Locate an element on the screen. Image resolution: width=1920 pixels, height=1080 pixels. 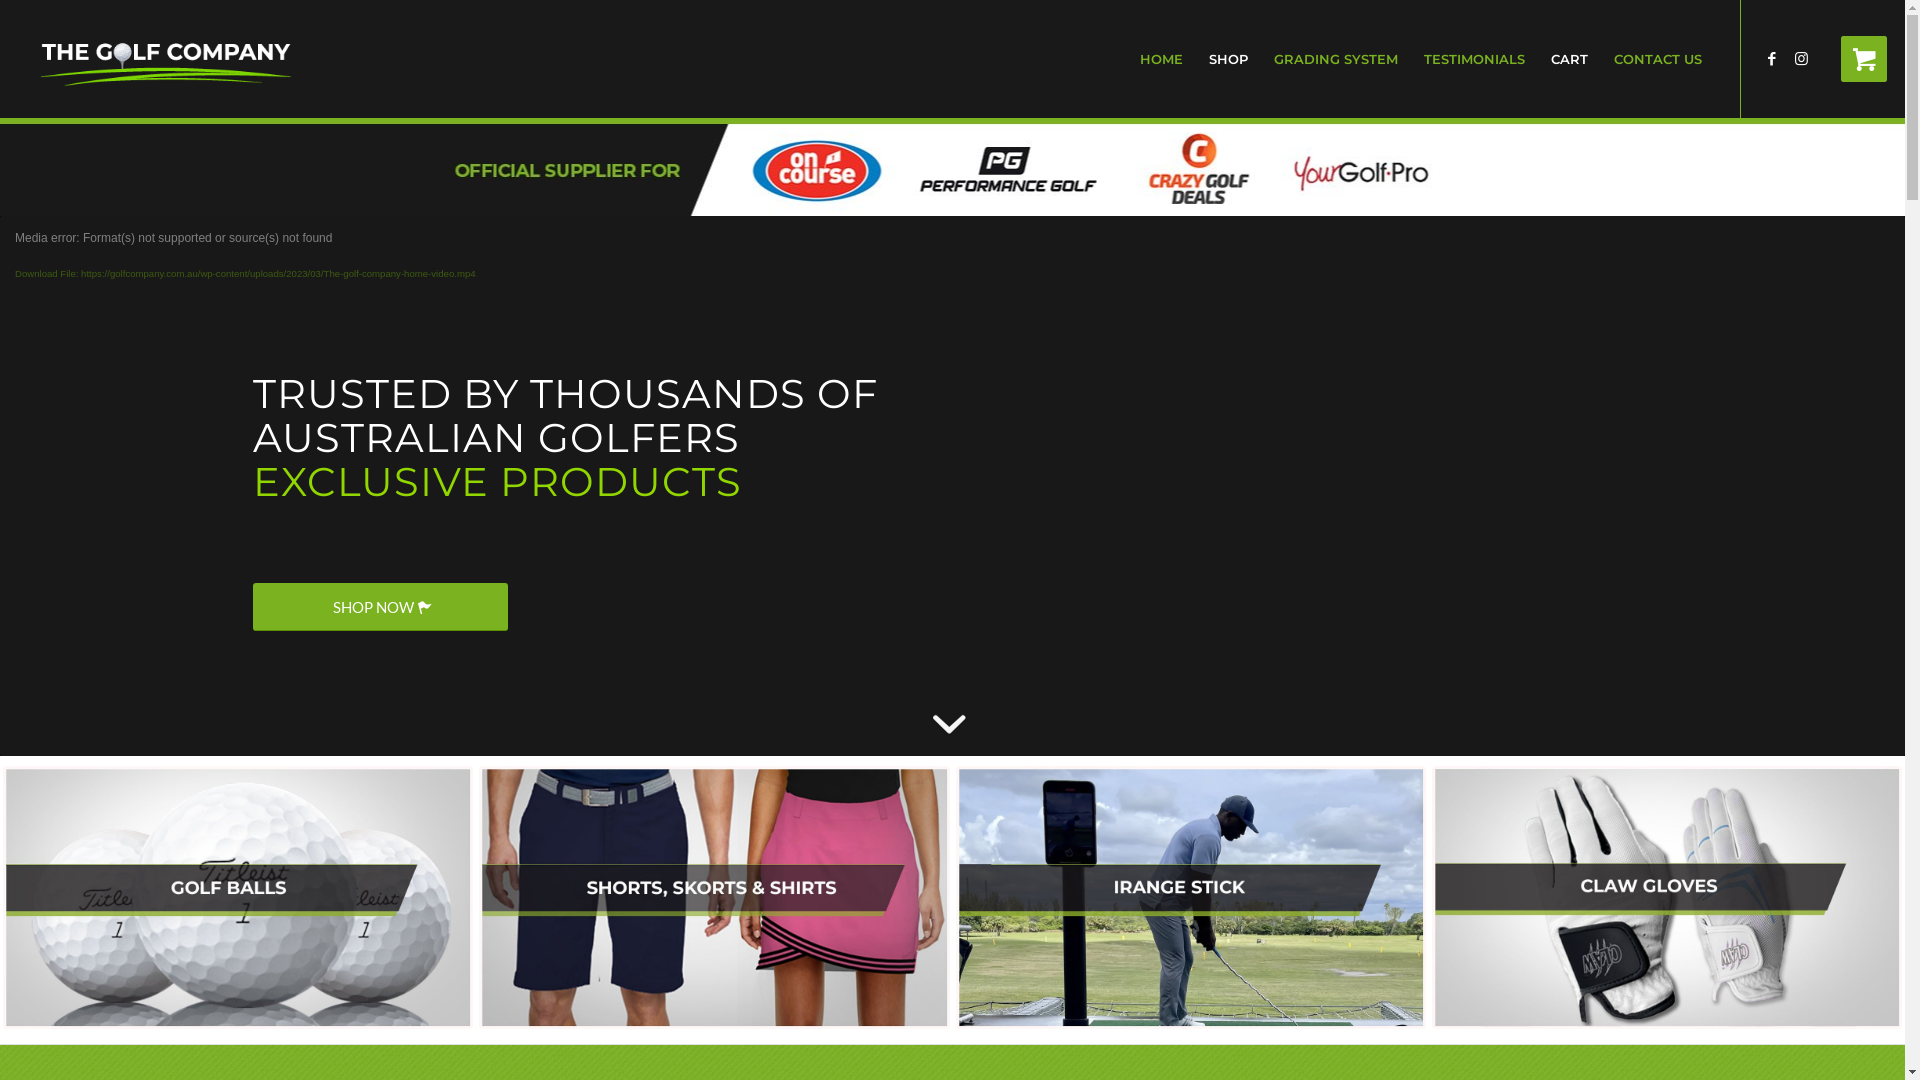
'golf-balls-thumb' is located at coordinates (238, 896).